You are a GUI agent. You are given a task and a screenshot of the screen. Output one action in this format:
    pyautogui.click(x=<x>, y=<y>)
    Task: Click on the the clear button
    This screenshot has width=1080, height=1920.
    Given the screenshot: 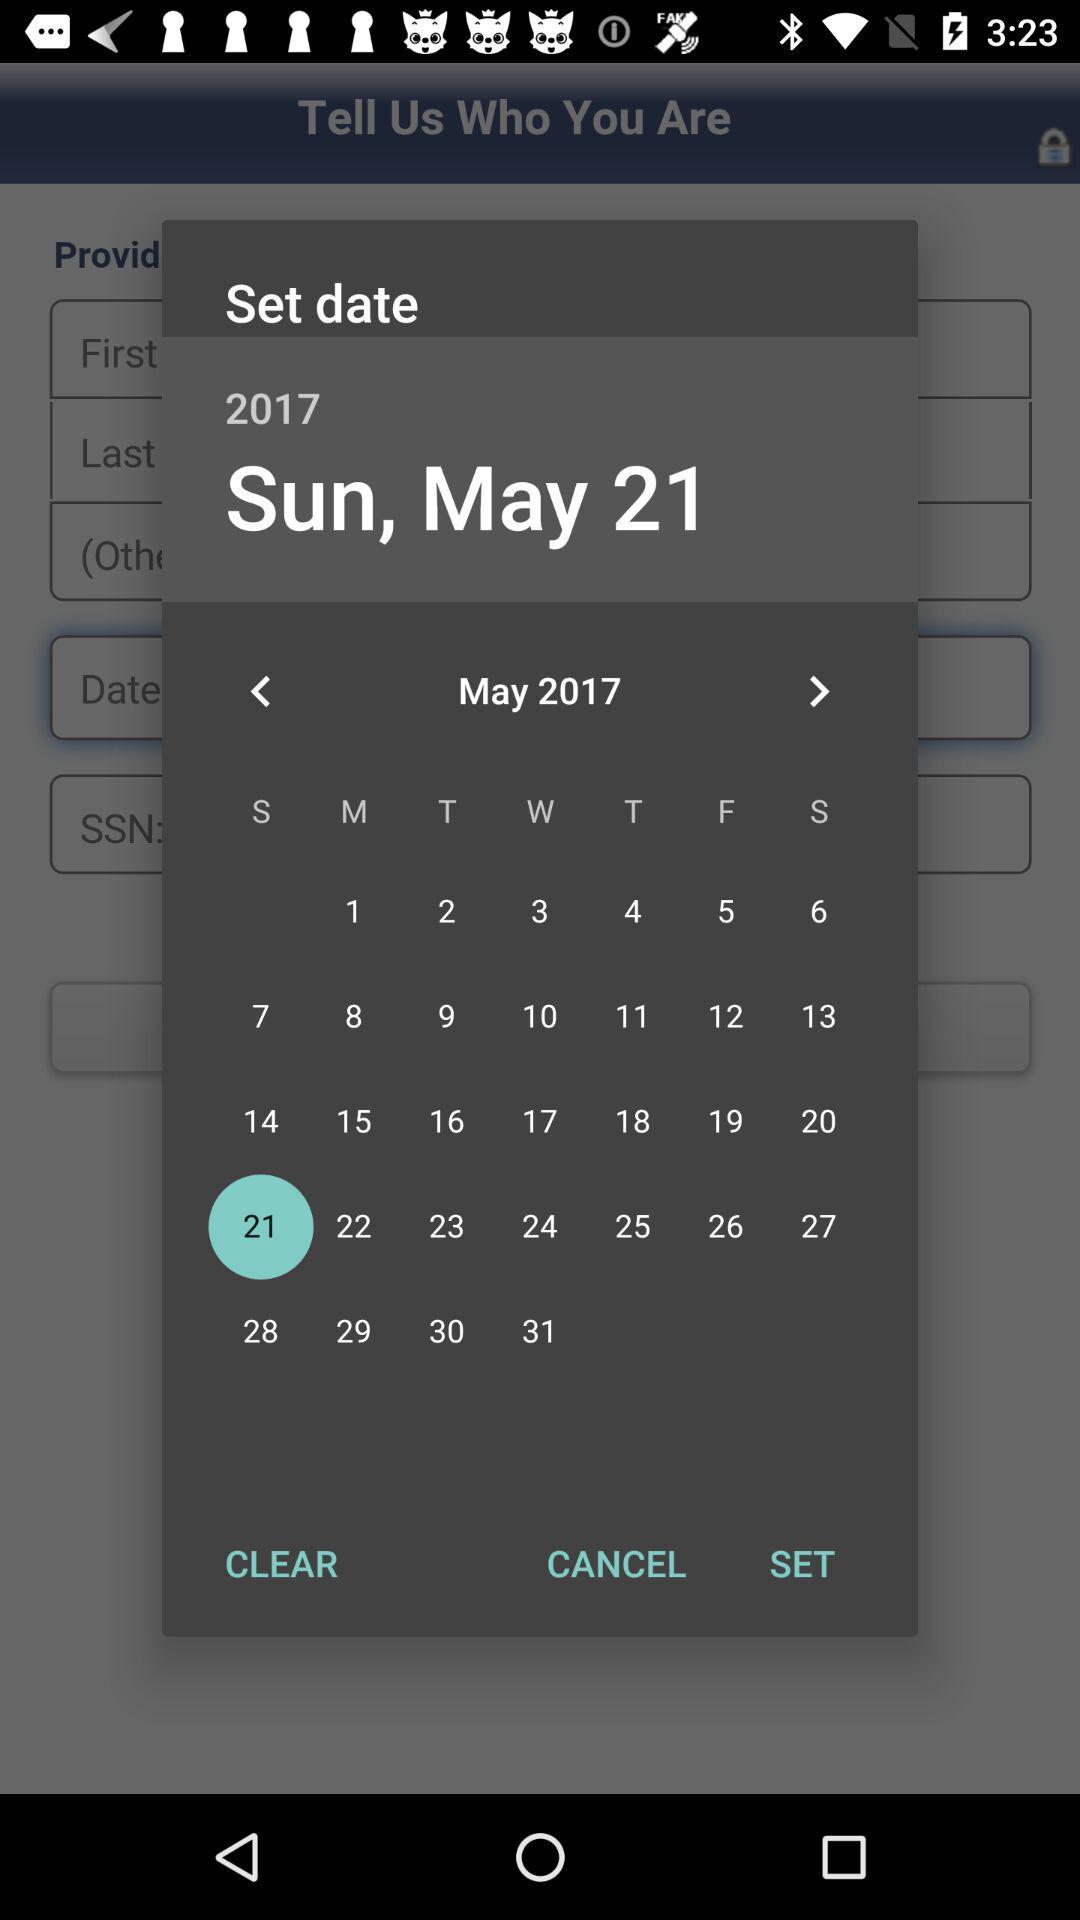 What is the action you would take?
    pyautogui.click(x=281, y=1562)
    